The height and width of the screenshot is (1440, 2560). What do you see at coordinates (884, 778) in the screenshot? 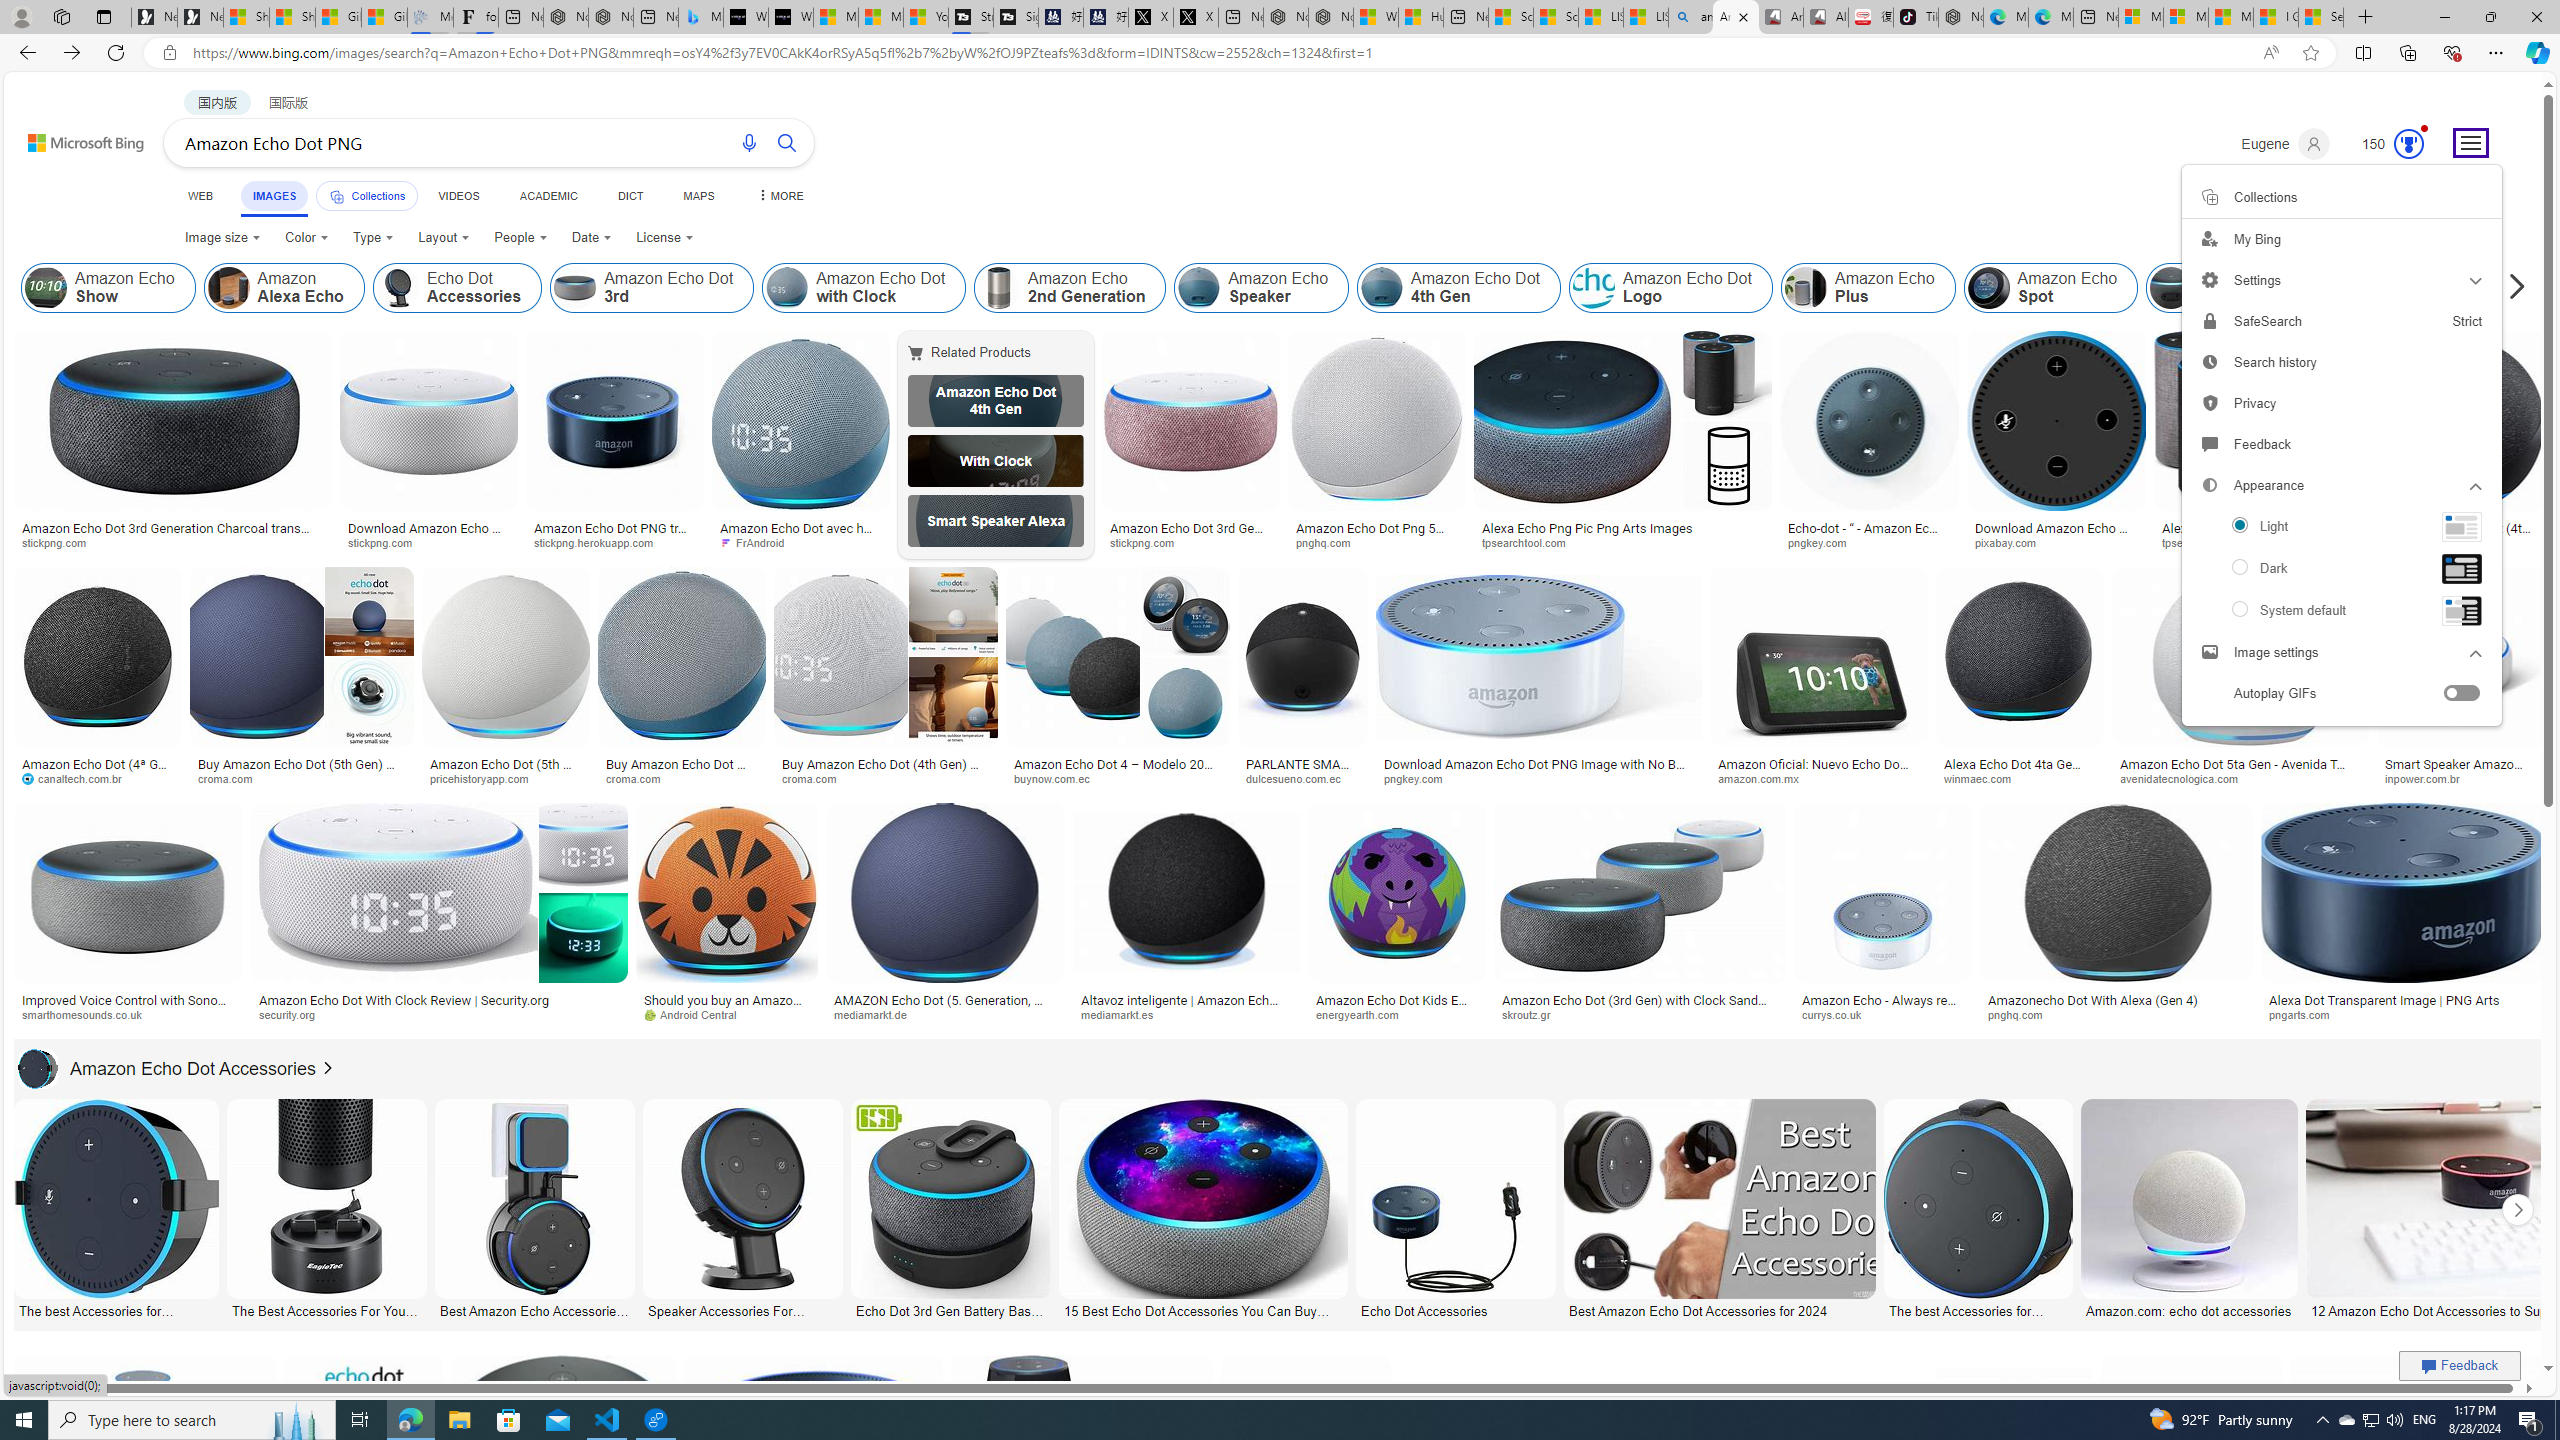
I see `'croma.com'` at bounding box center [884, 778].